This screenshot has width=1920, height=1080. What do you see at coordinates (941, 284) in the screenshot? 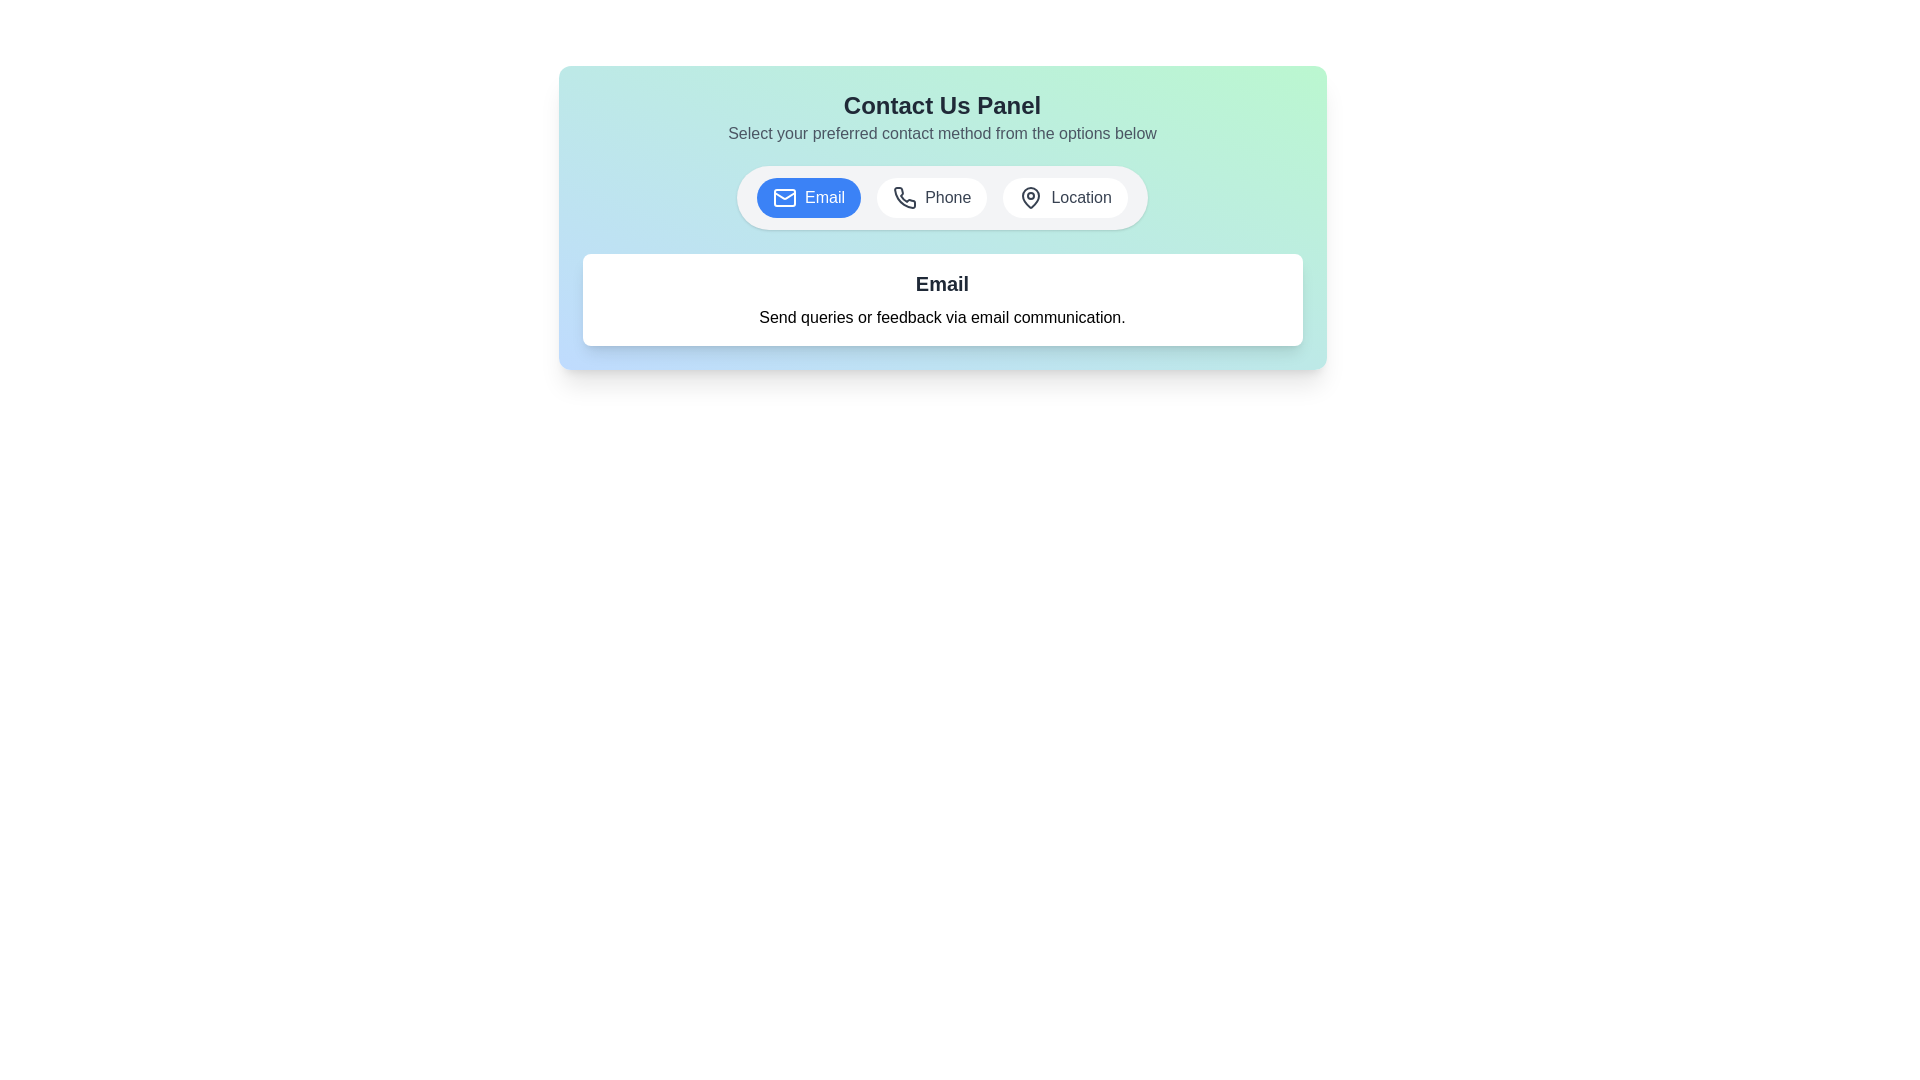
I see `header text 'Email', which is styled in bold, extra-large, dark gray font and is positioned prominently at the top of the section` at bounding box center [941, 284].